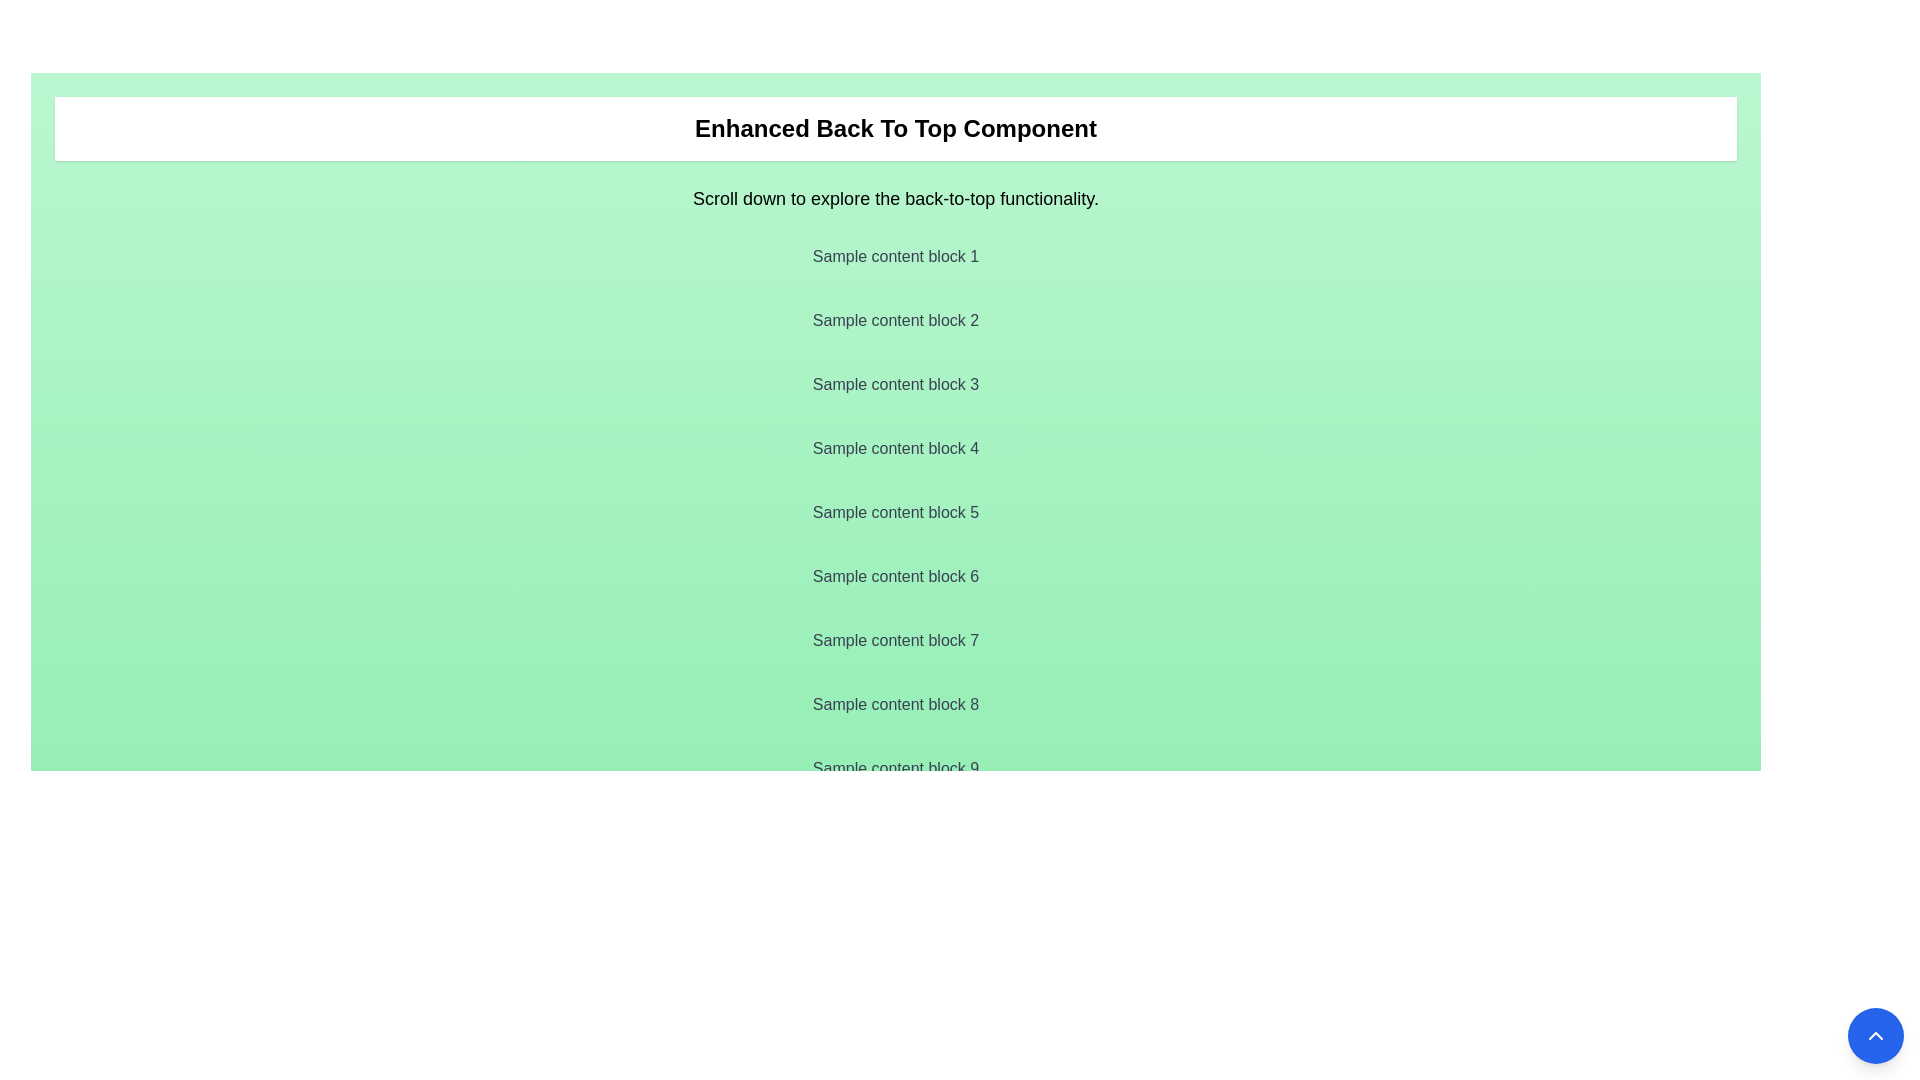 The width and height of the screenshot is (1920, 1080). What do you see at coordinates (895, 704) in the screenshot?
I see `text displayed in the eighth content block titled 'Sample content block' located in the main scrollable section of the page` at bounding box center [895, 704].